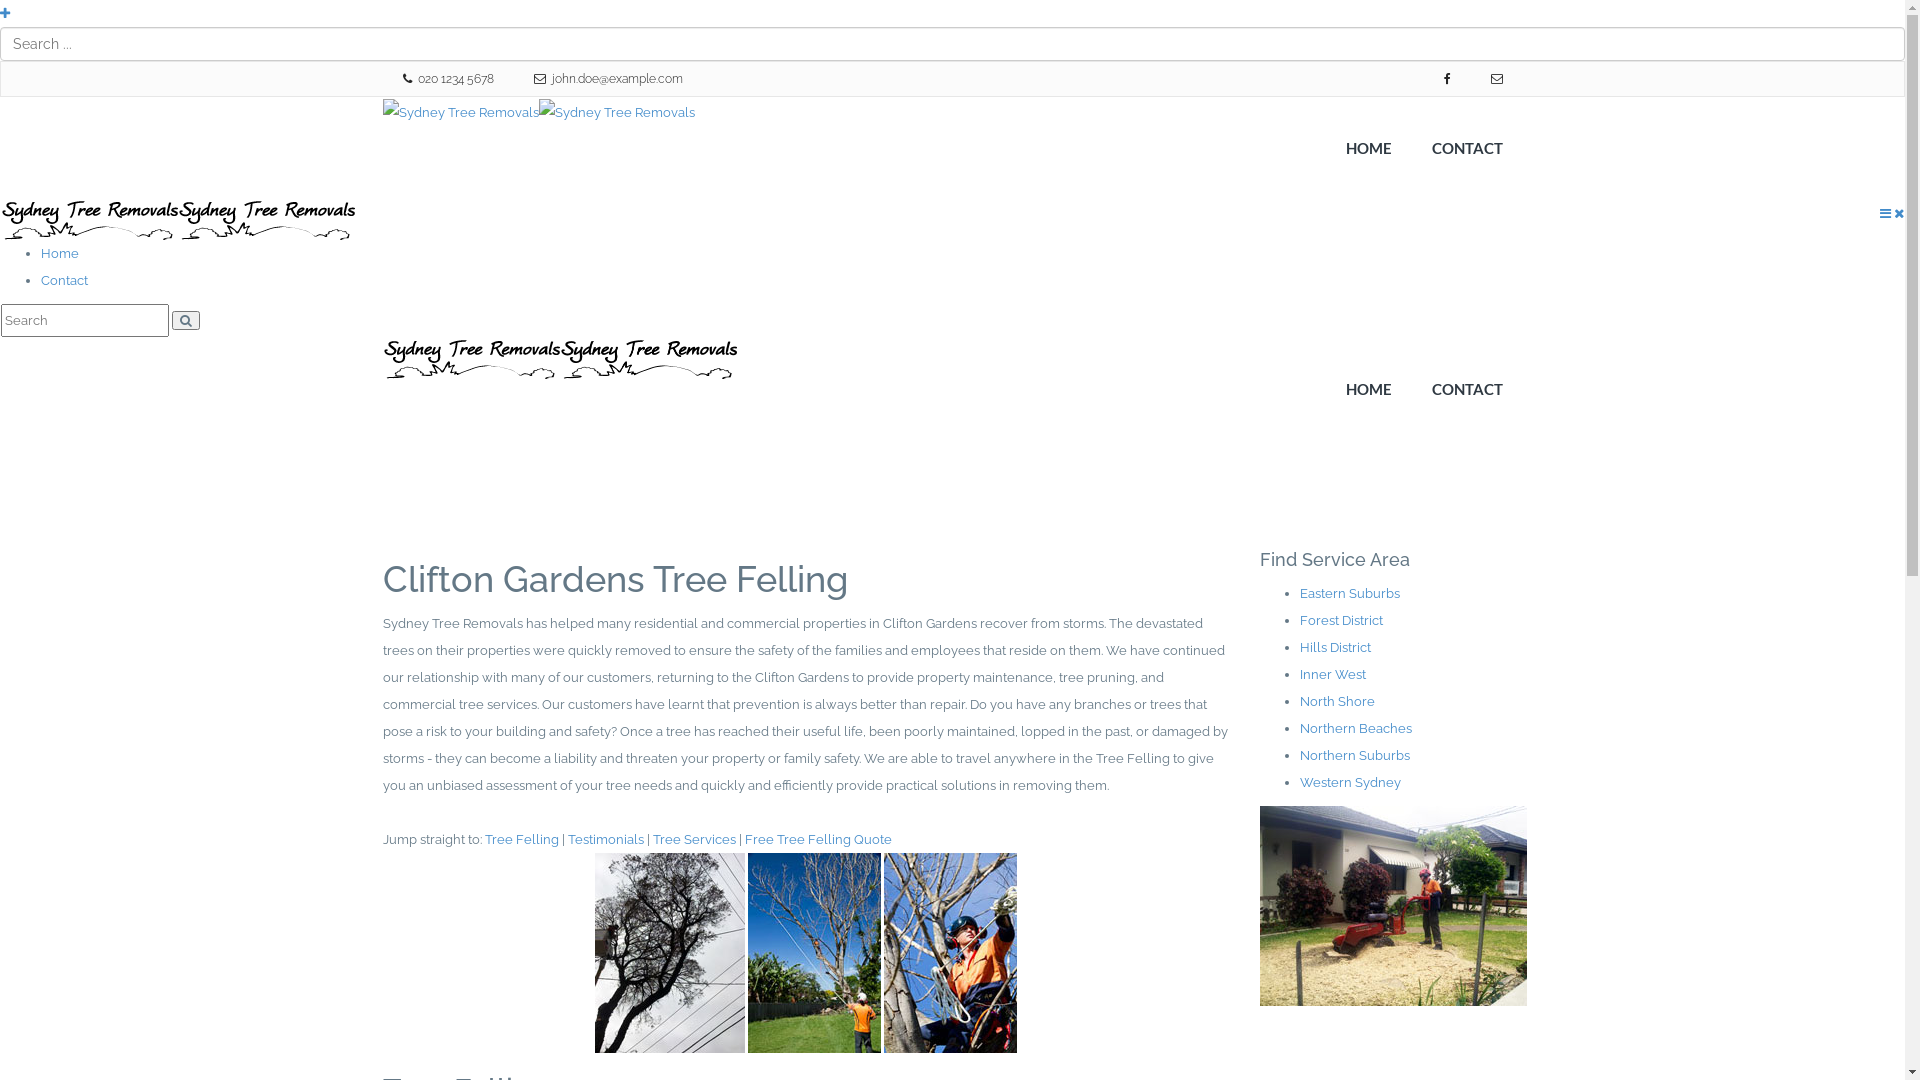  What do you see at coordinates (41, 280) in the screenshot?
I see `'Contact'` at bounding box center [41, 280].